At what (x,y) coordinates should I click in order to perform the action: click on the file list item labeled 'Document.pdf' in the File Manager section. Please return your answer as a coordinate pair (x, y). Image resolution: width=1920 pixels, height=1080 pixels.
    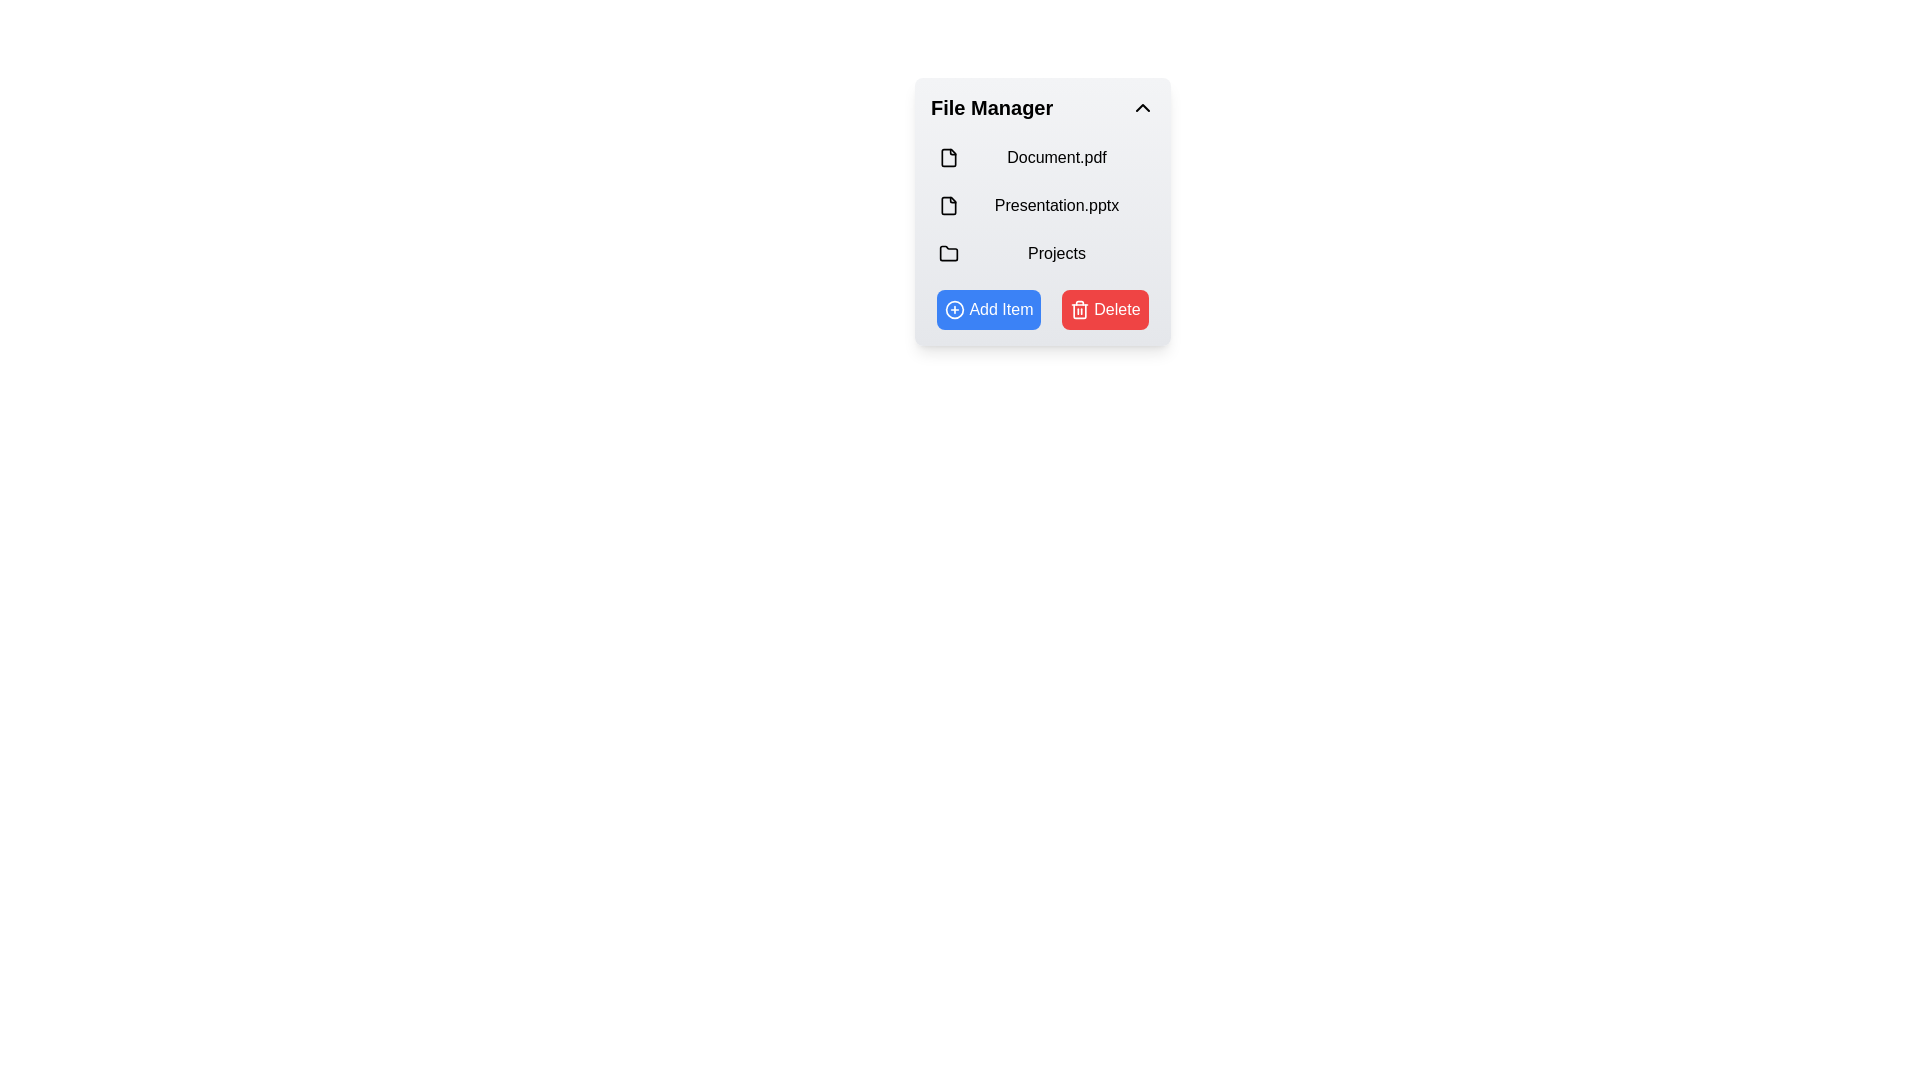
    Looking at the image, I should click on (1041, 157).